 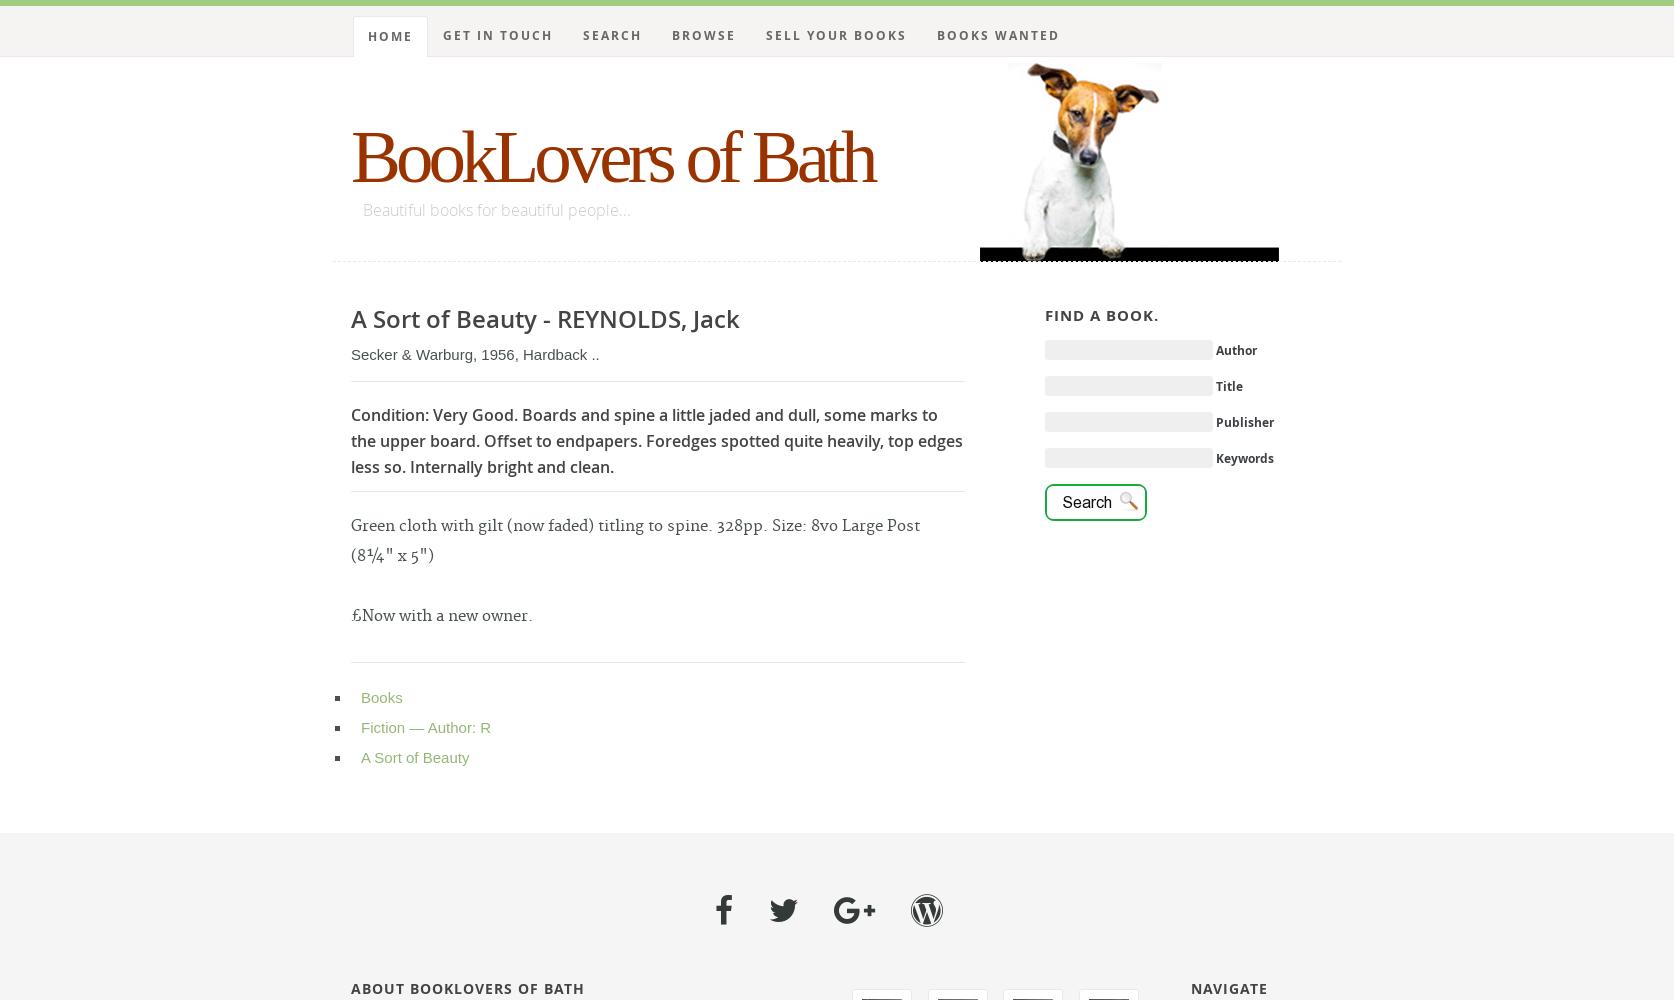 What do you see at coordinates (440, 615) in the screenshot?
I see `'£Now with a new owner.'` at bounding box center [440, 615].